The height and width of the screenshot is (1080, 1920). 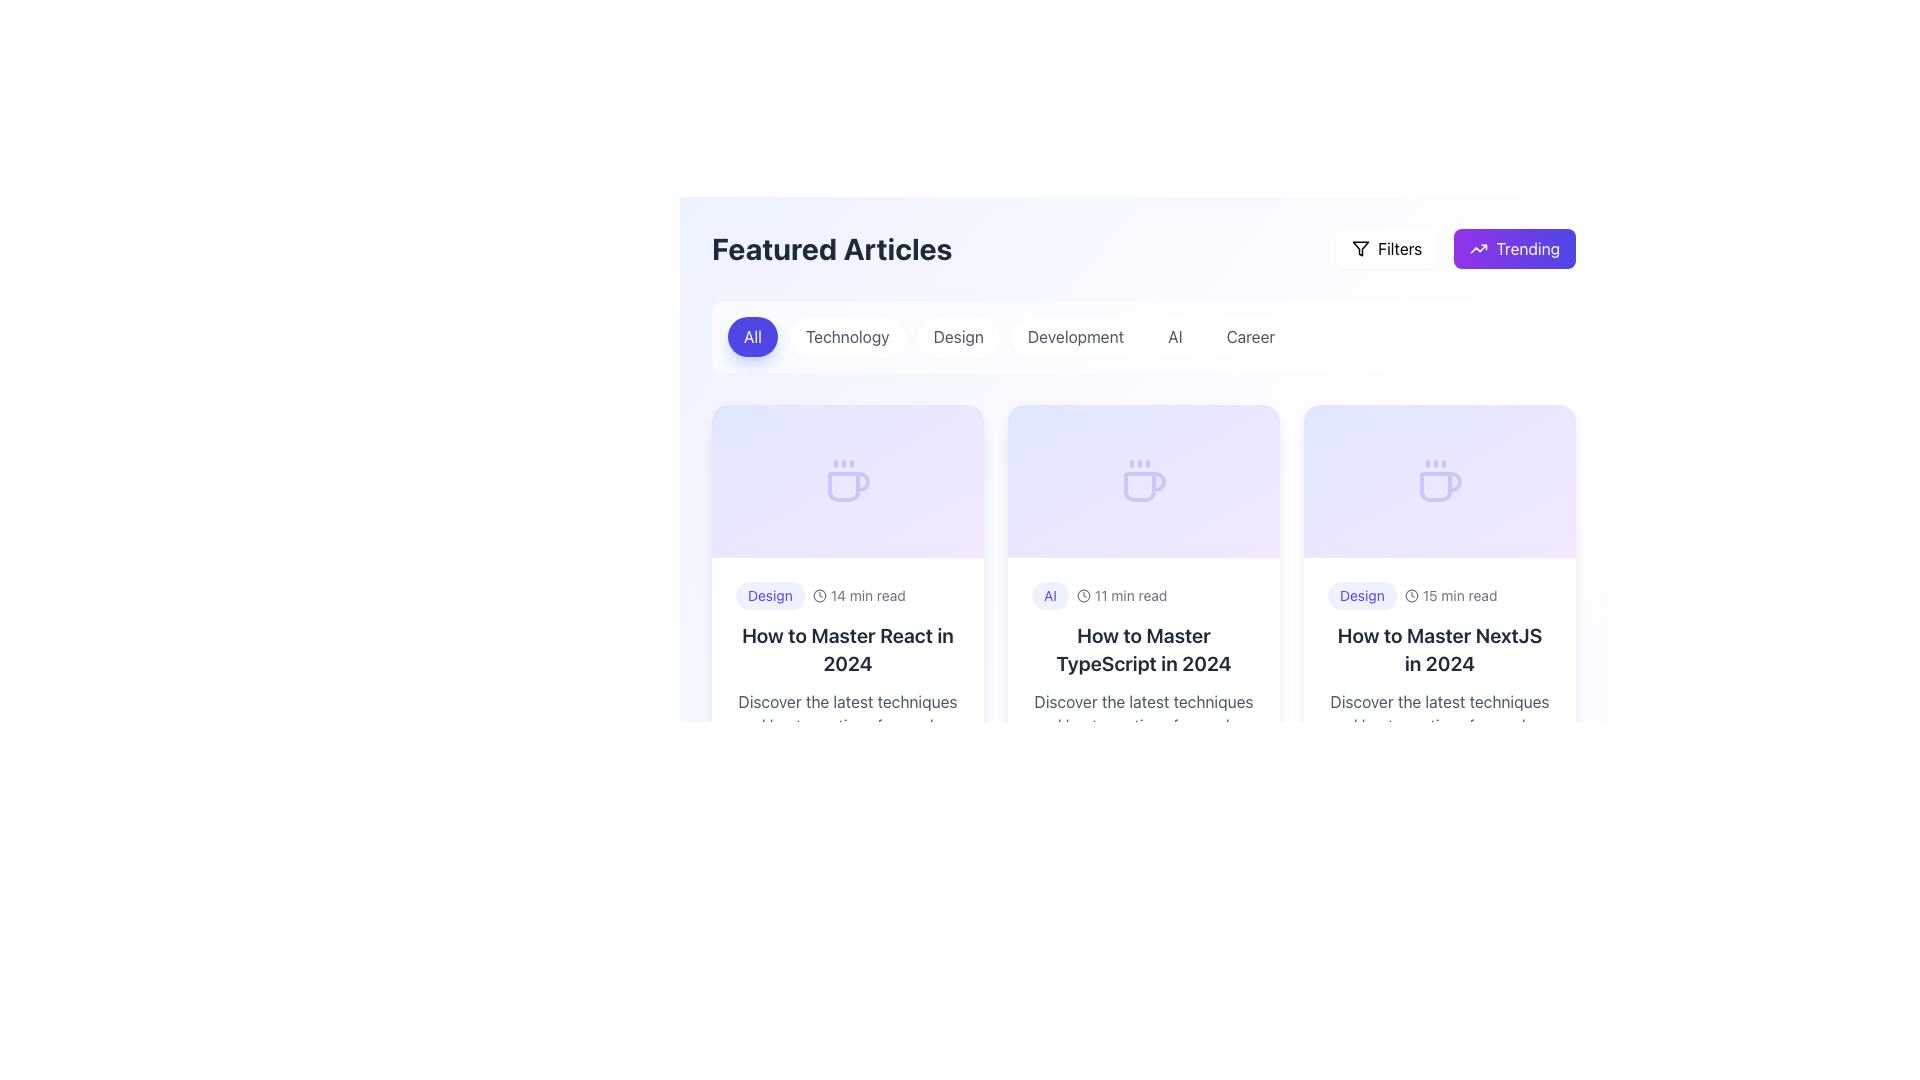 I want to click on the Label Badge that says 'Design', which is a small rectangular element with rounded corners located at the top-left corner of the first article card below the 'Featured Articles' header, so click(x=769, y=595).